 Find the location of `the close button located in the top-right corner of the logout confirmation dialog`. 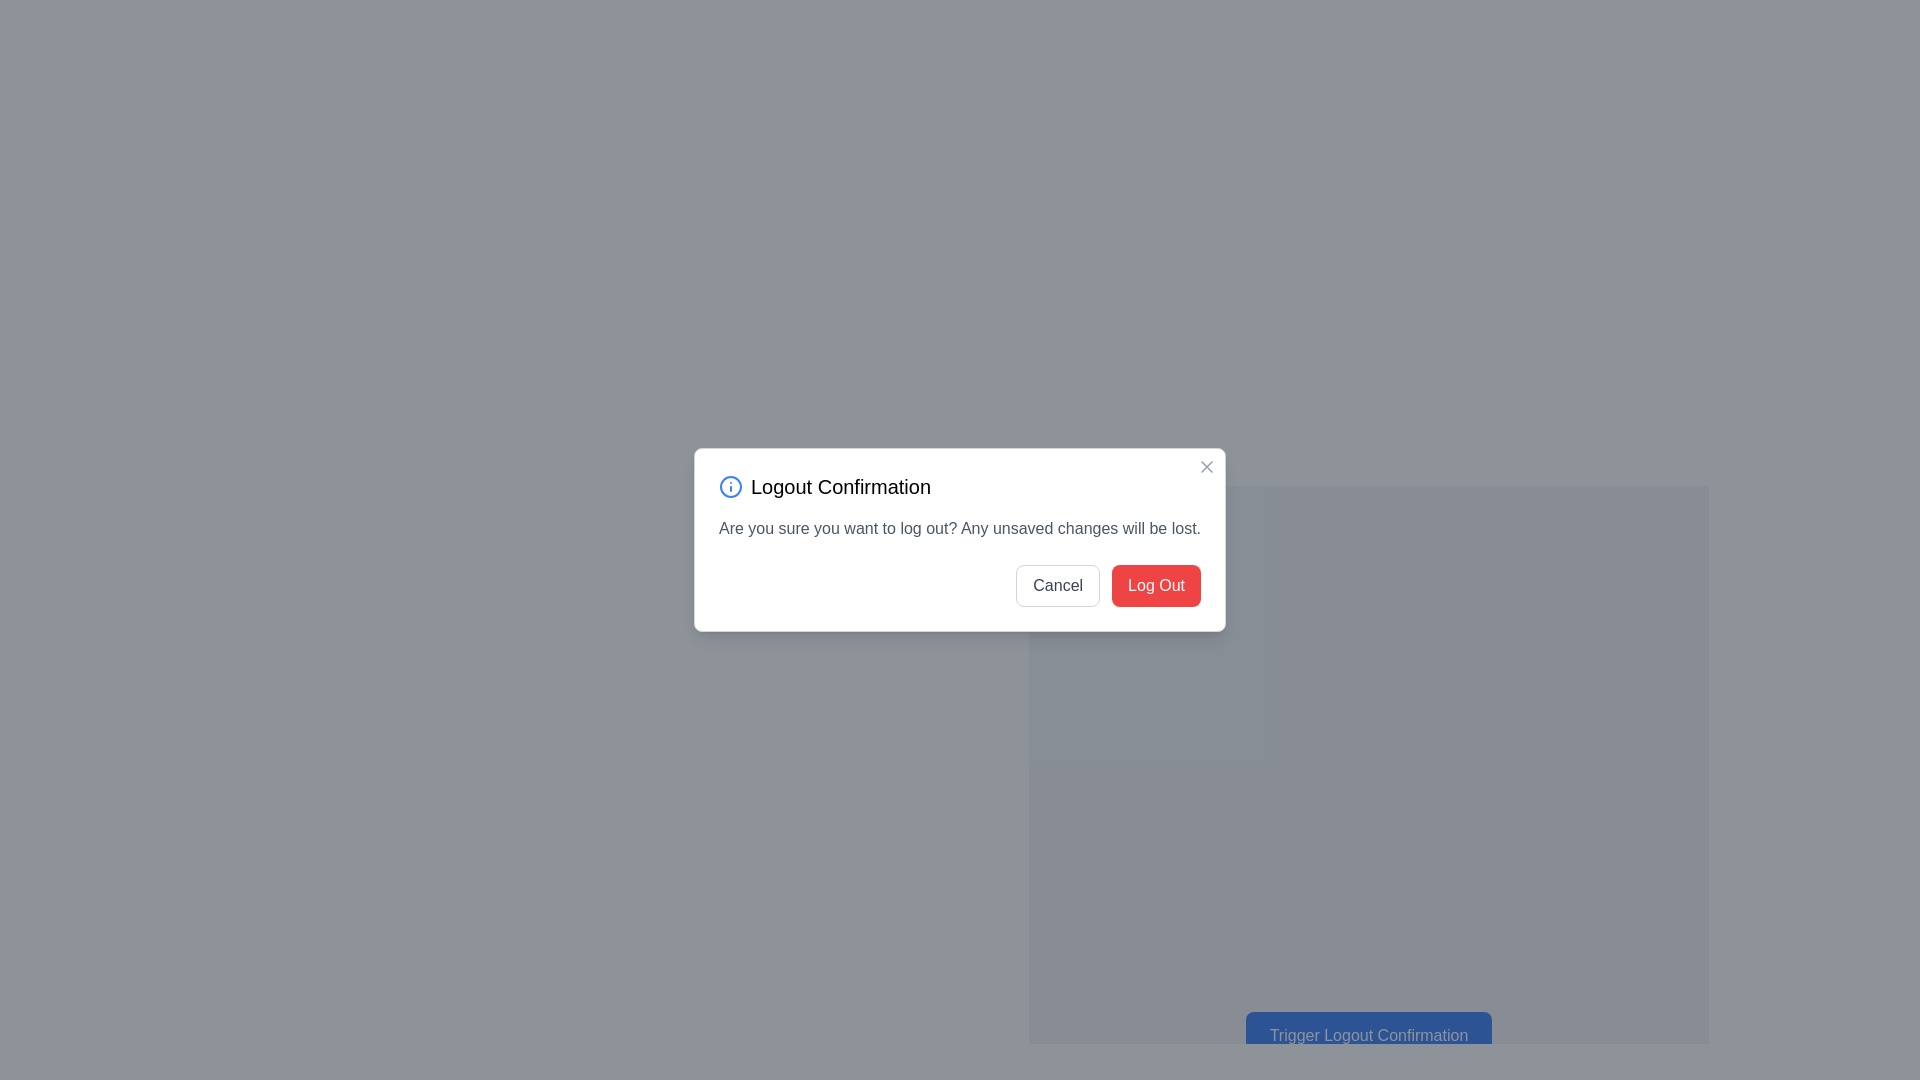

the close button located in the top-right corner of the logout confirmation dialog is located at coordinates (1206, 466).